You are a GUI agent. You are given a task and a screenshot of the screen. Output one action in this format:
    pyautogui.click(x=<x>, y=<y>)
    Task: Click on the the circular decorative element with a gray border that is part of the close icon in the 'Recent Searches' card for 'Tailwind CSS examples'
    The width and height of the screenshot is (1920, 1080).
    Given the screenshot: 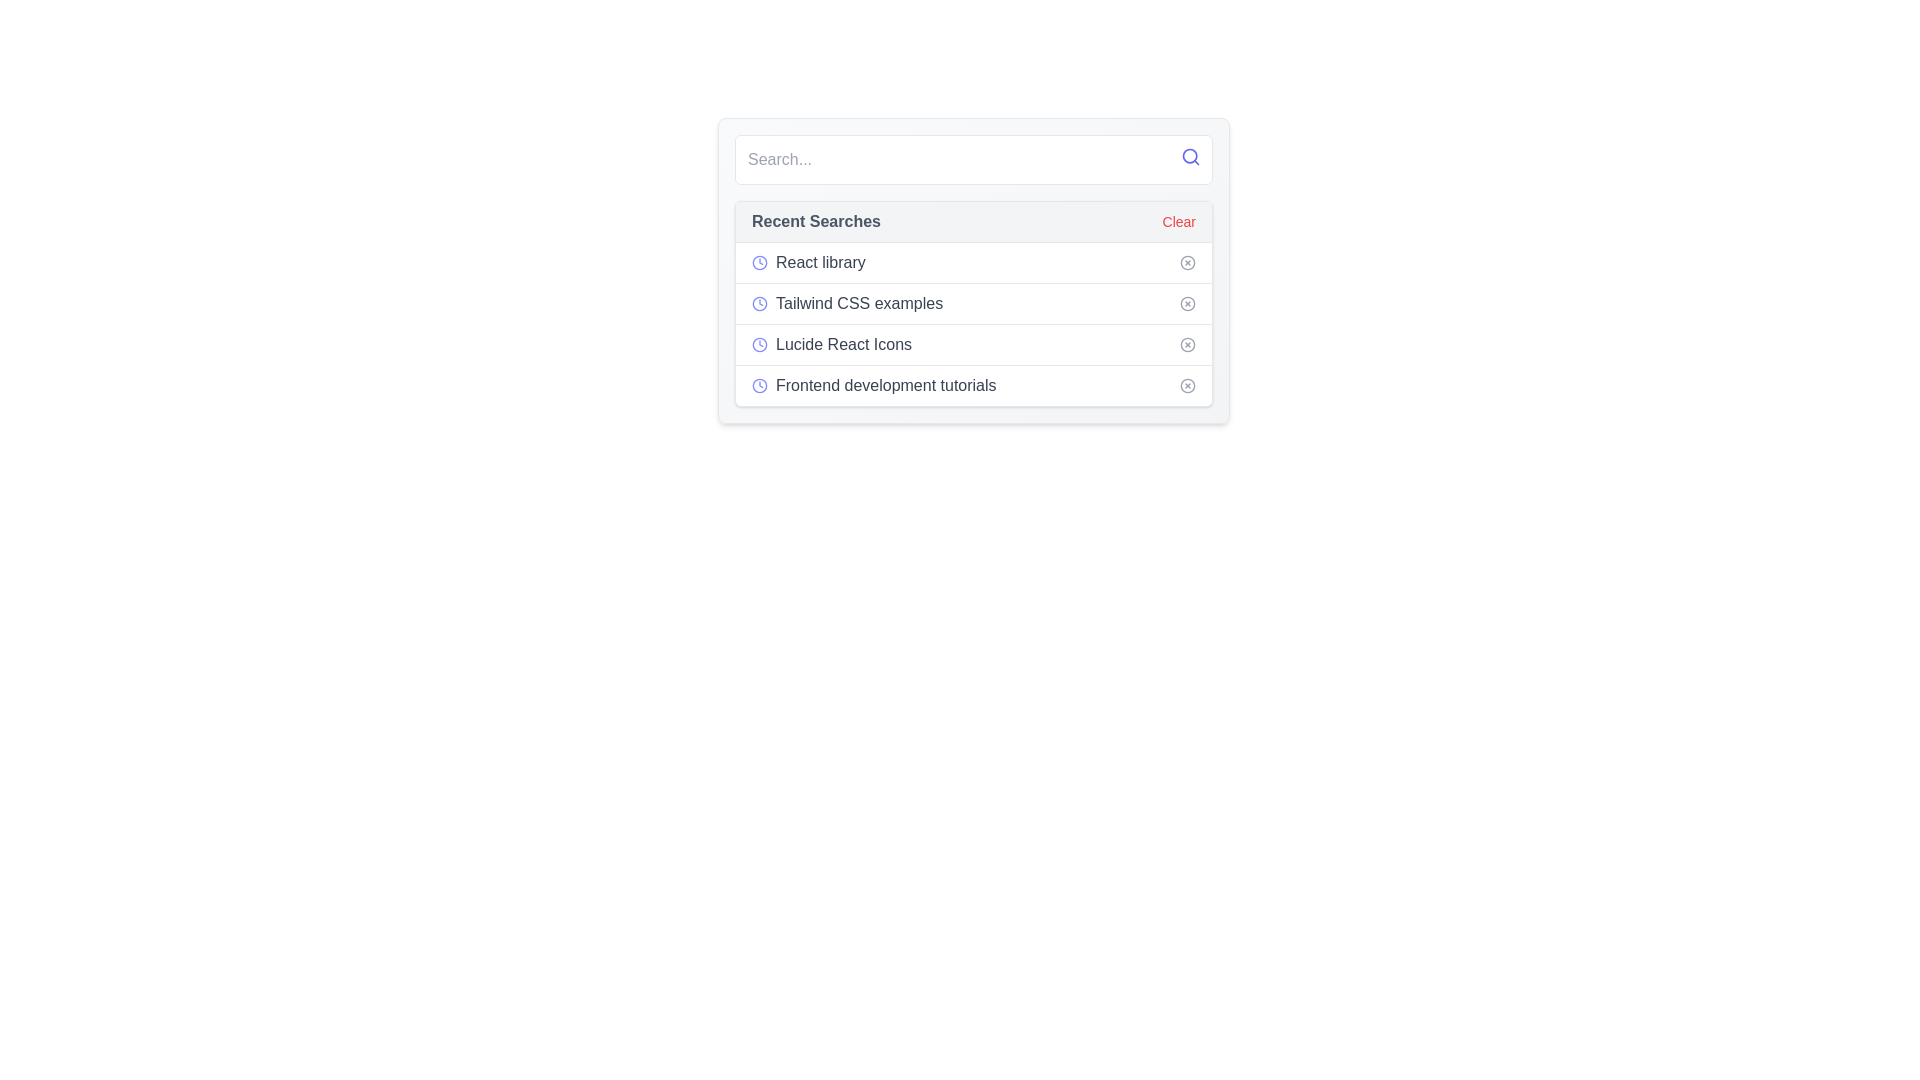 What is the action you would take?
    pyautogui.click(x=1188, y=304)
    